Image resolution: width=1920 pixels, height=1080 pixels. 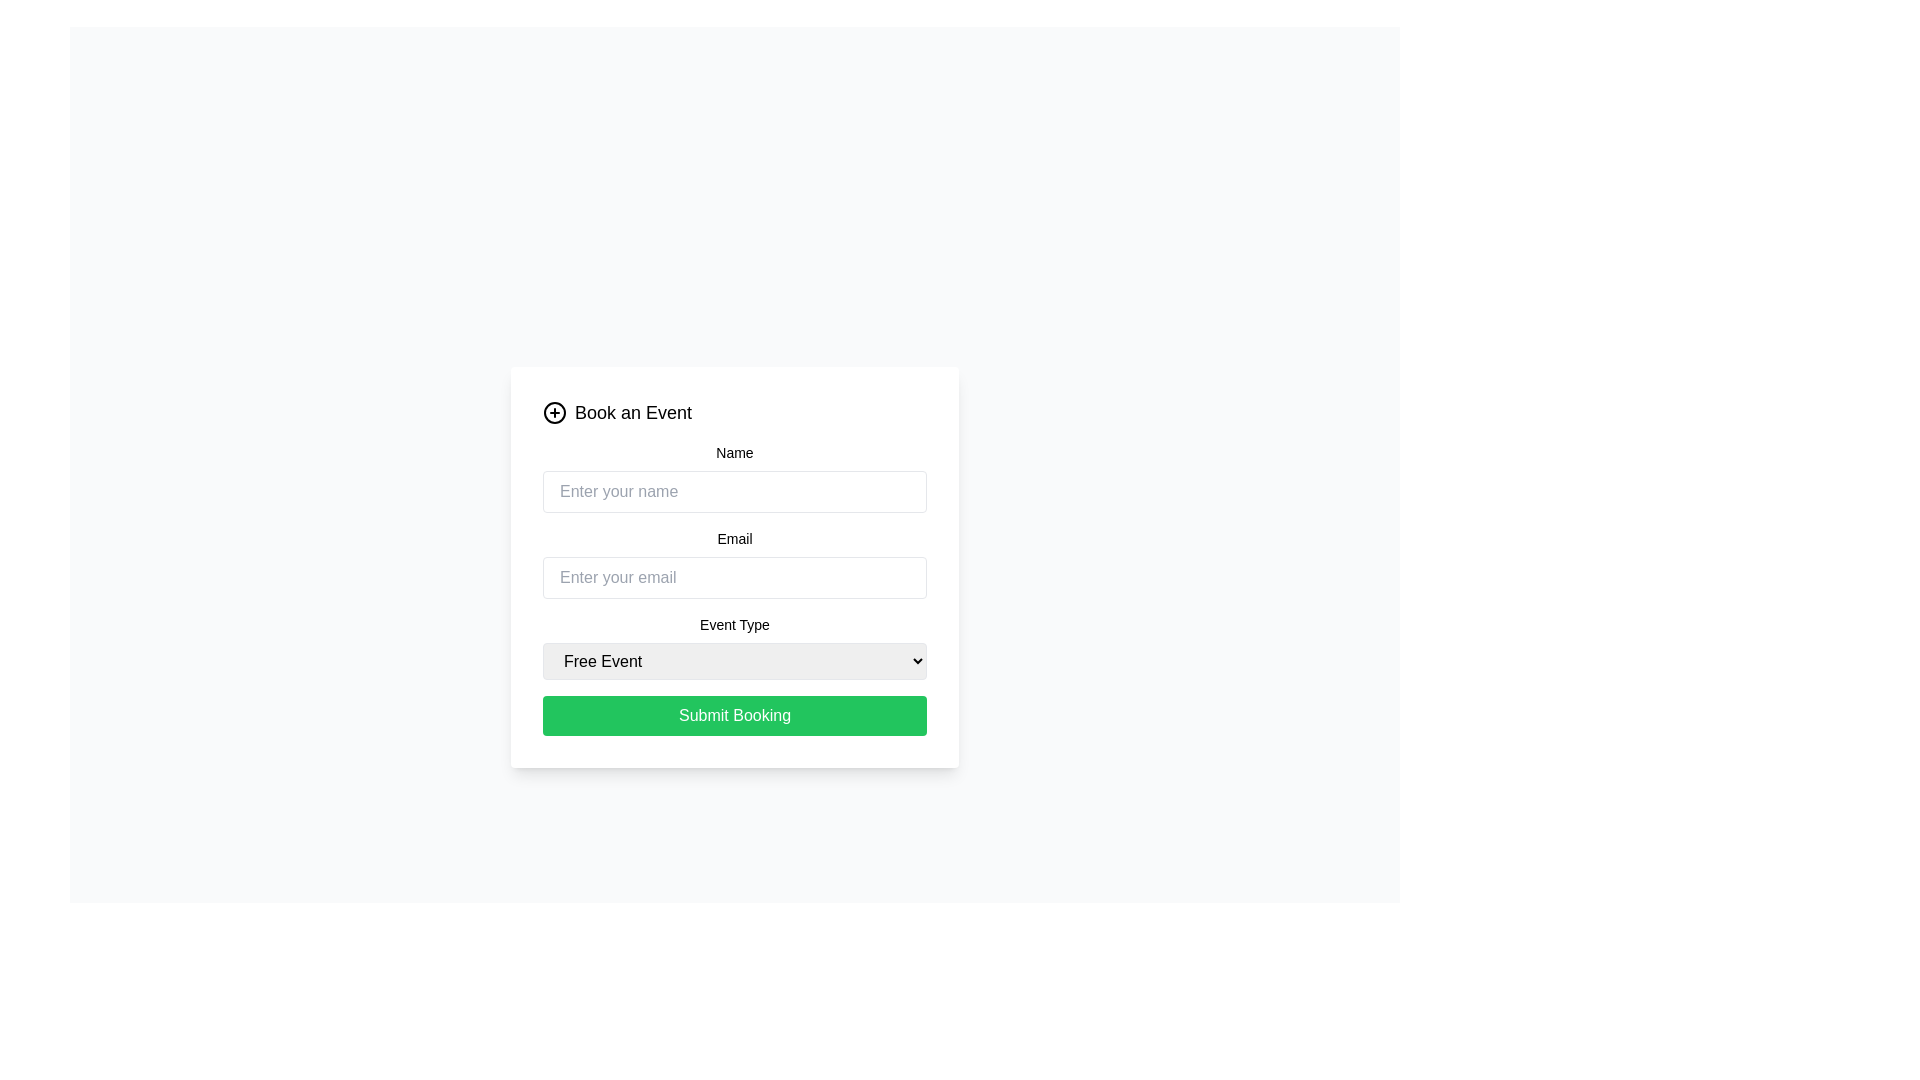 What do you see at coordinates (733, 623) in the screenshot?
I see `the text label that serves as a heading for the dropdown menu labeled 'Free Event', which is located directly above it in the form section` at bounding box center [733, 623].